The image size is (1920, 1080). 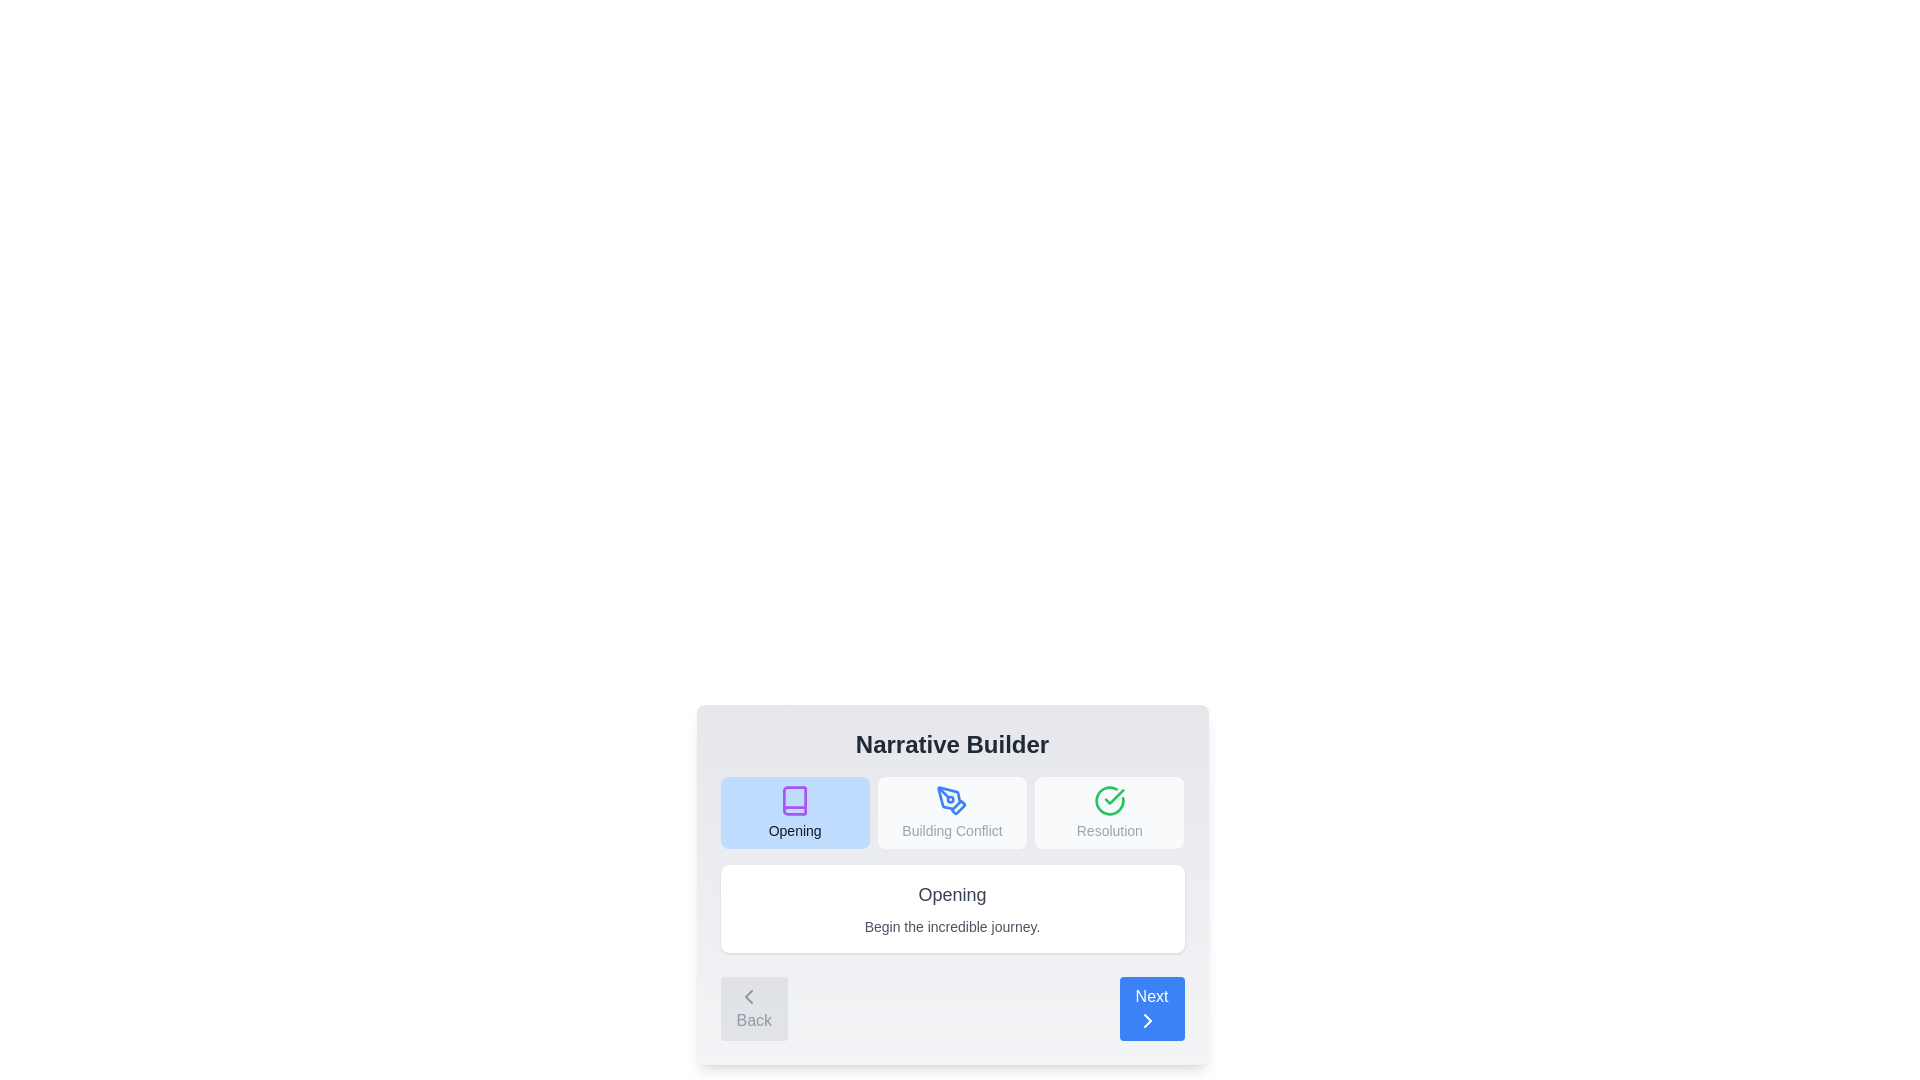 I want to click on 'Next' button to navigate to the next step, so click(x=1152, y=1009).